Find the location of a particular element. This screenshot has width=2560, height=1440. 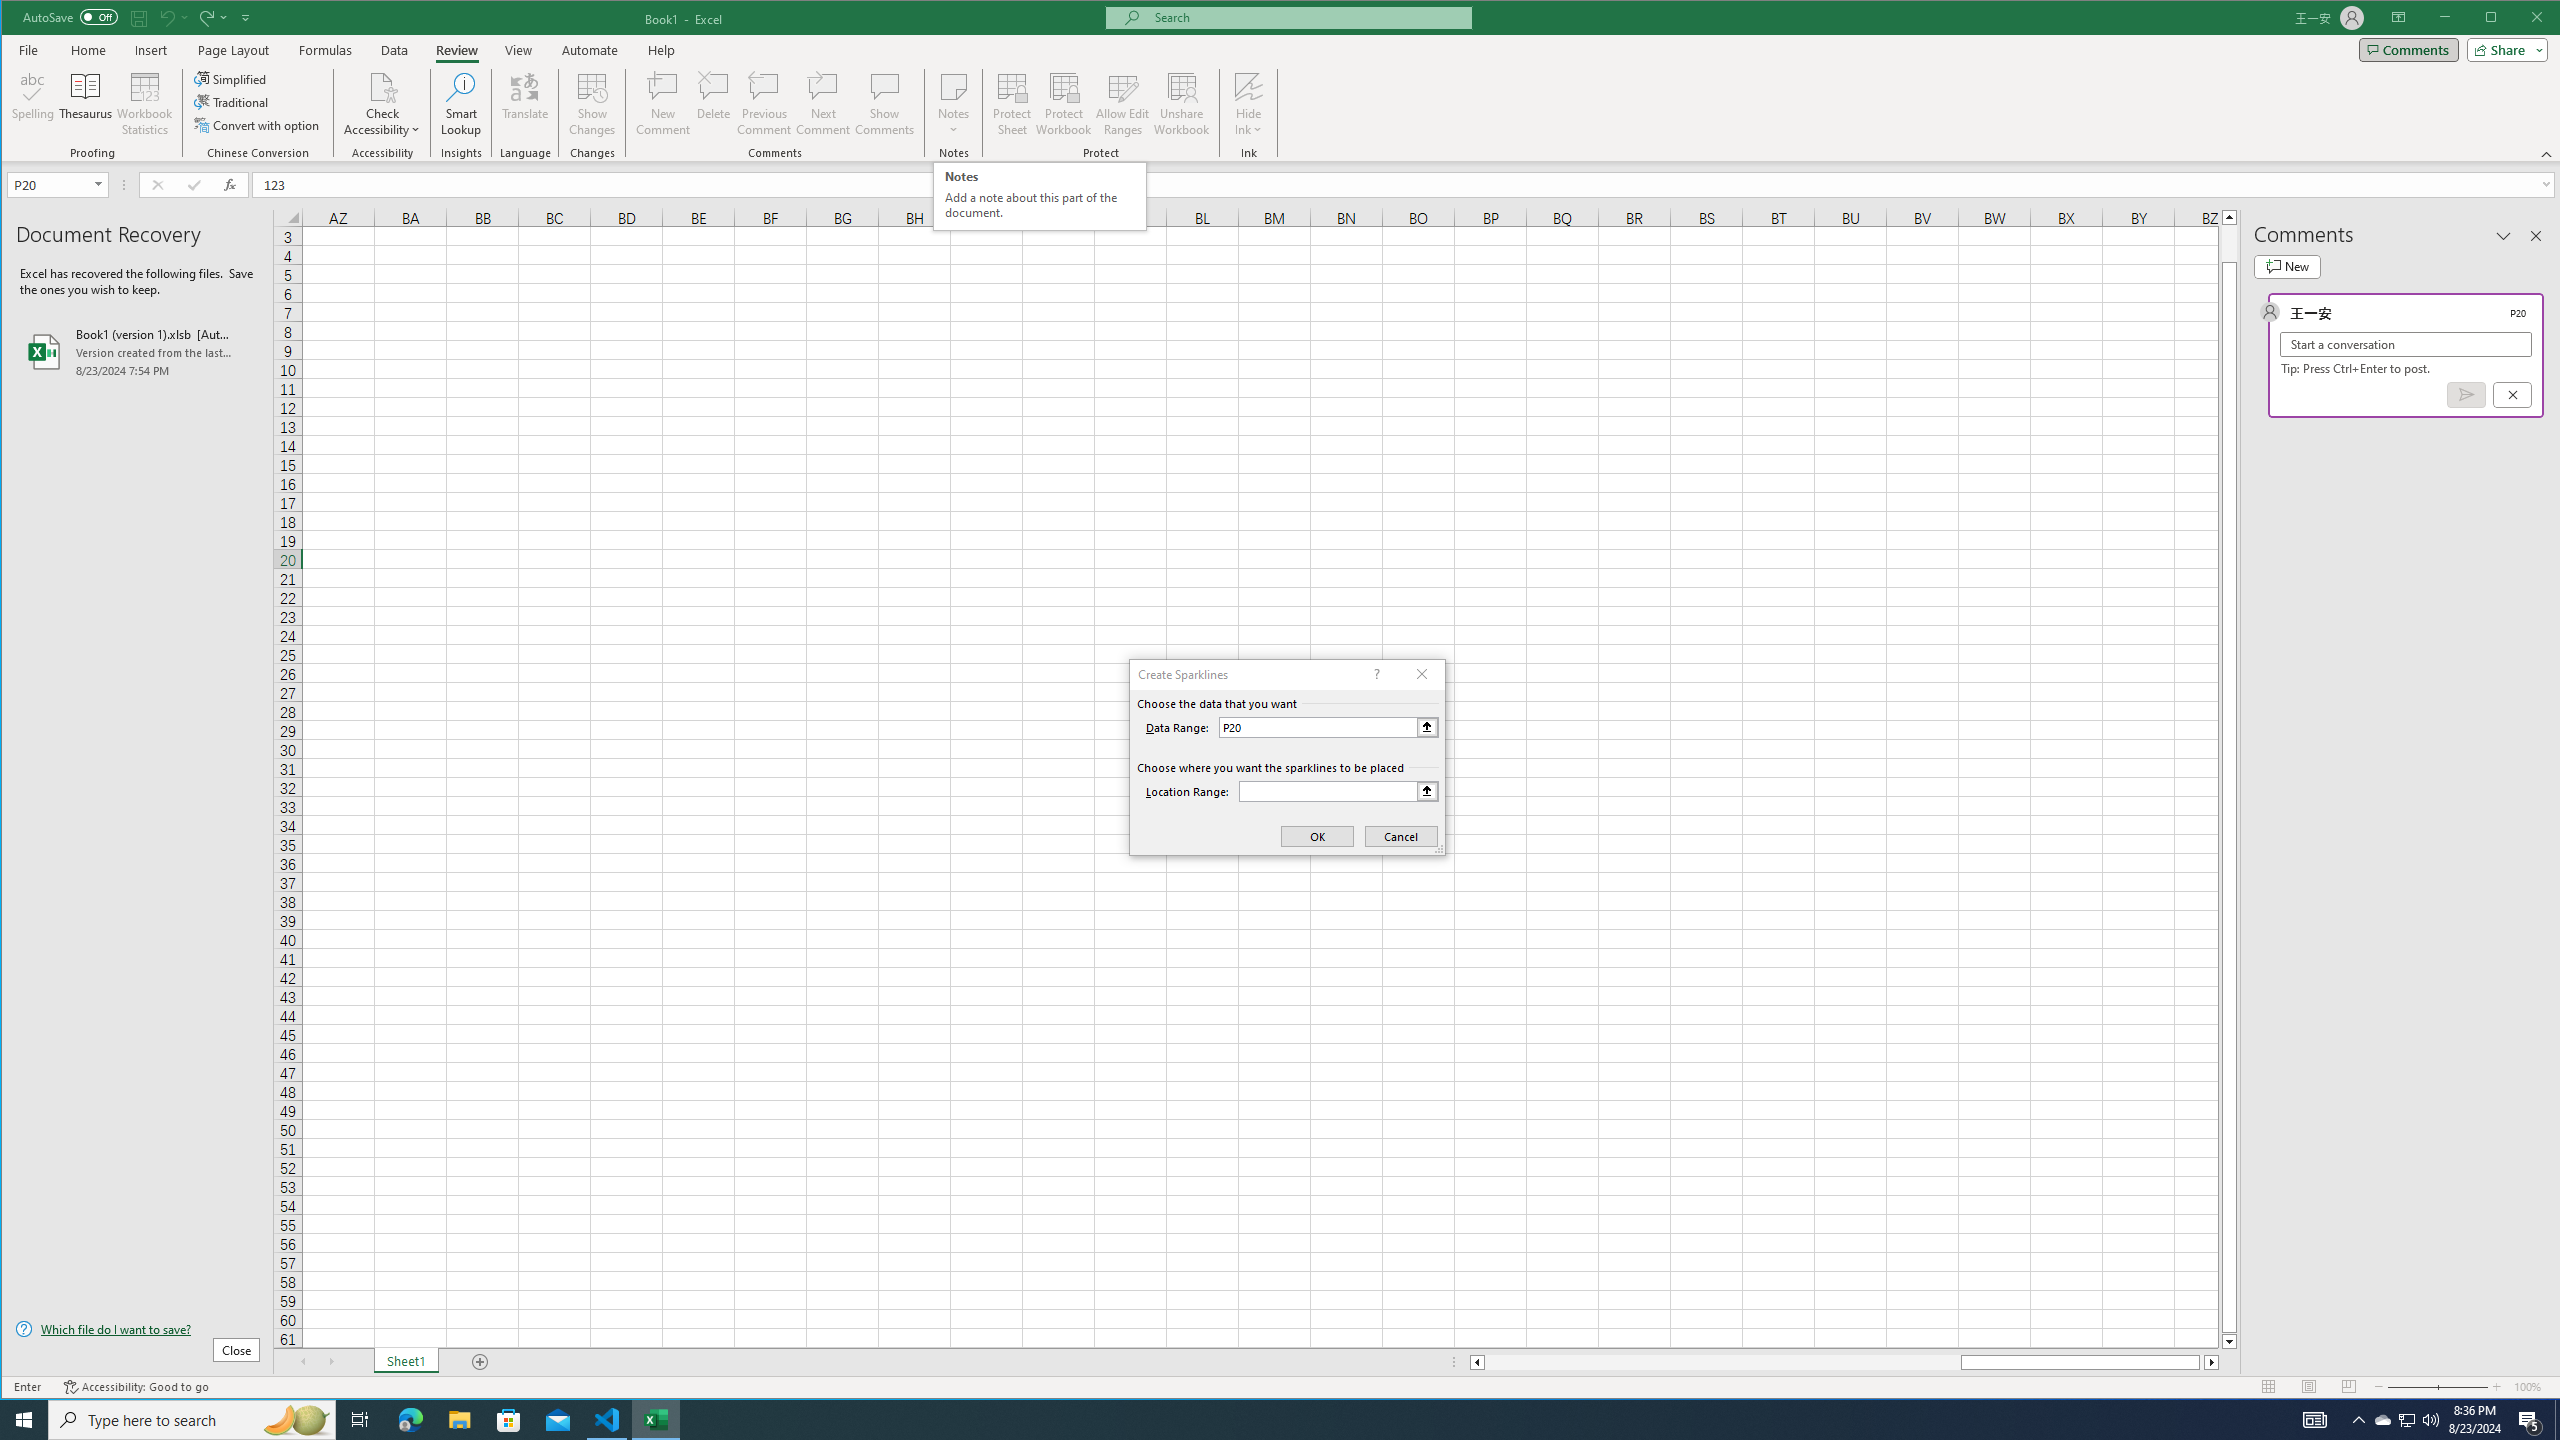

'Protect Sheet...' is located at coordinates (1011, 103).